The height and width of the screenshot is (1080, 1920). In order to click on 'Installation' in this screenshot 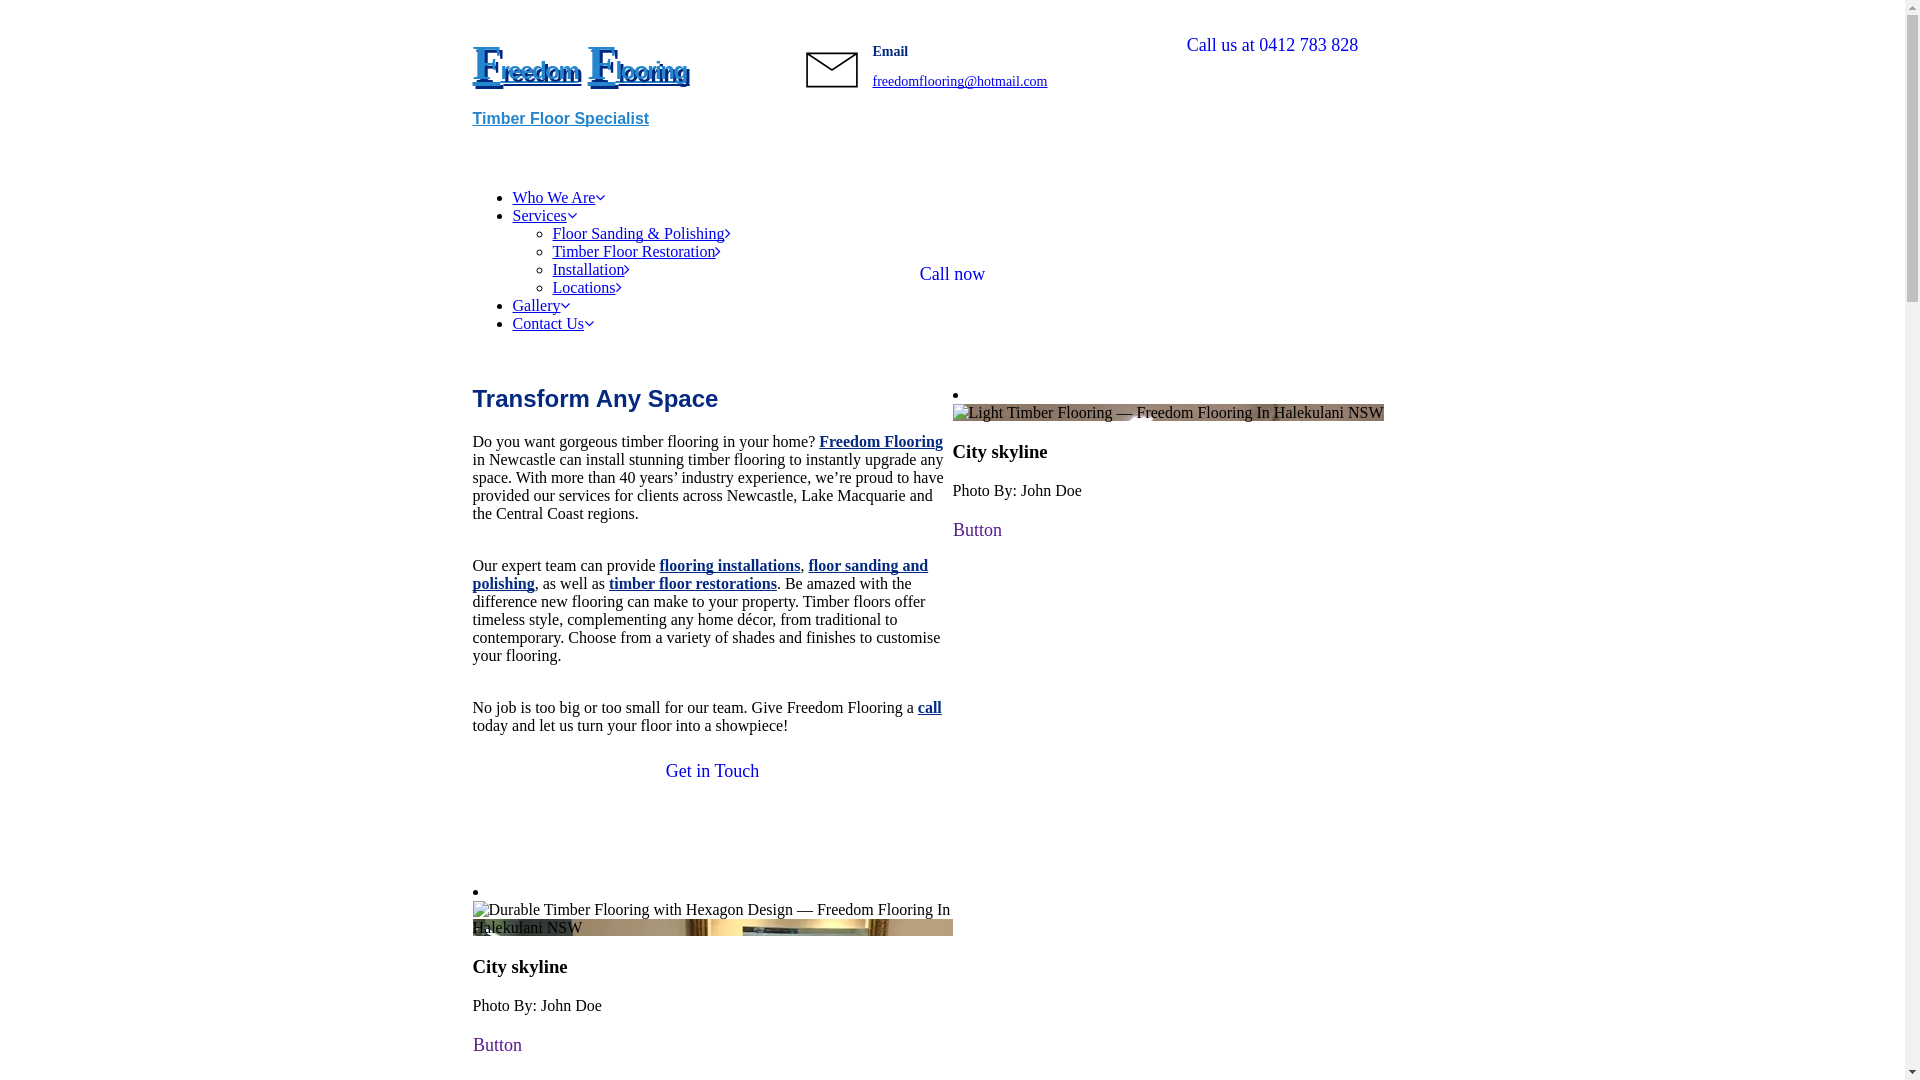, I will do `click(589, 268)`.